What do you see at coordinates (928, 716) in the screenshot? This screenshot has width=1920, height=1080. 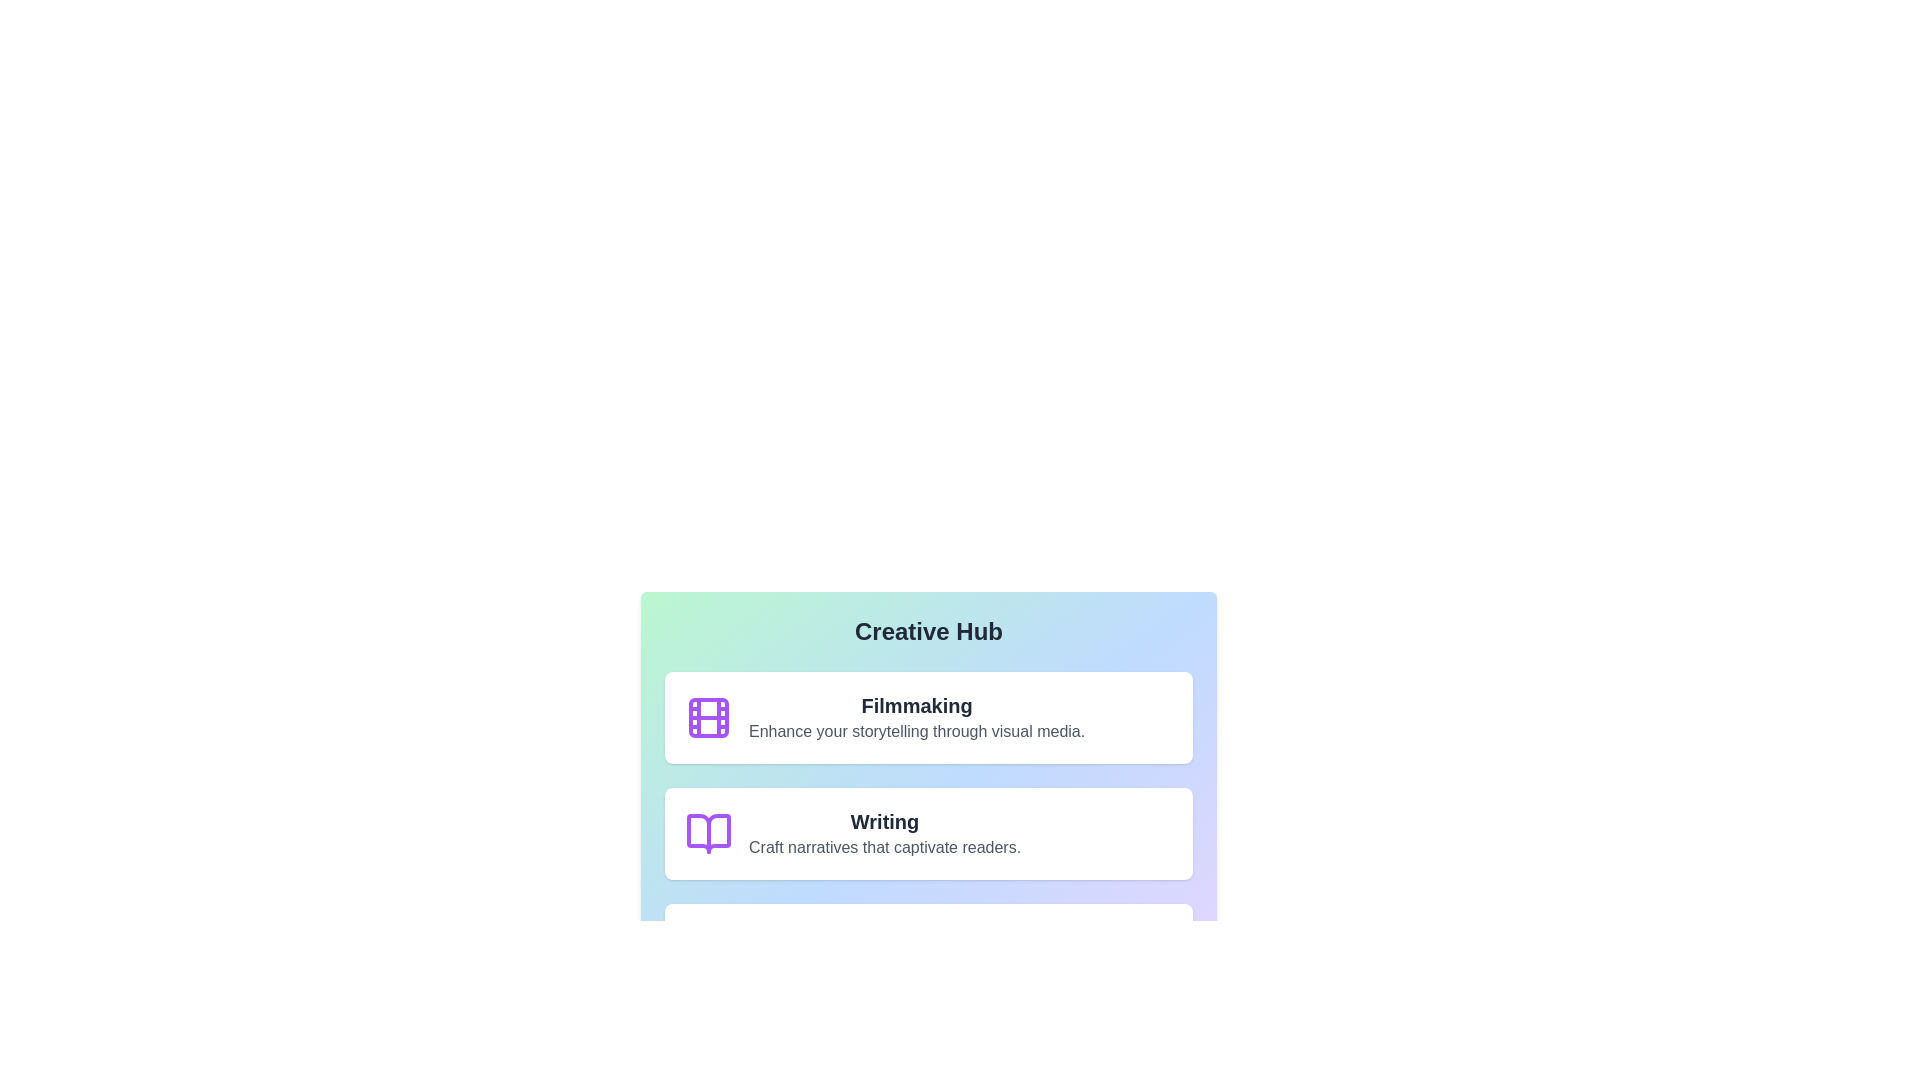 I see `the list item corresponding to Filmmaking to observe its hover effect` at bounding box center [928, 716].